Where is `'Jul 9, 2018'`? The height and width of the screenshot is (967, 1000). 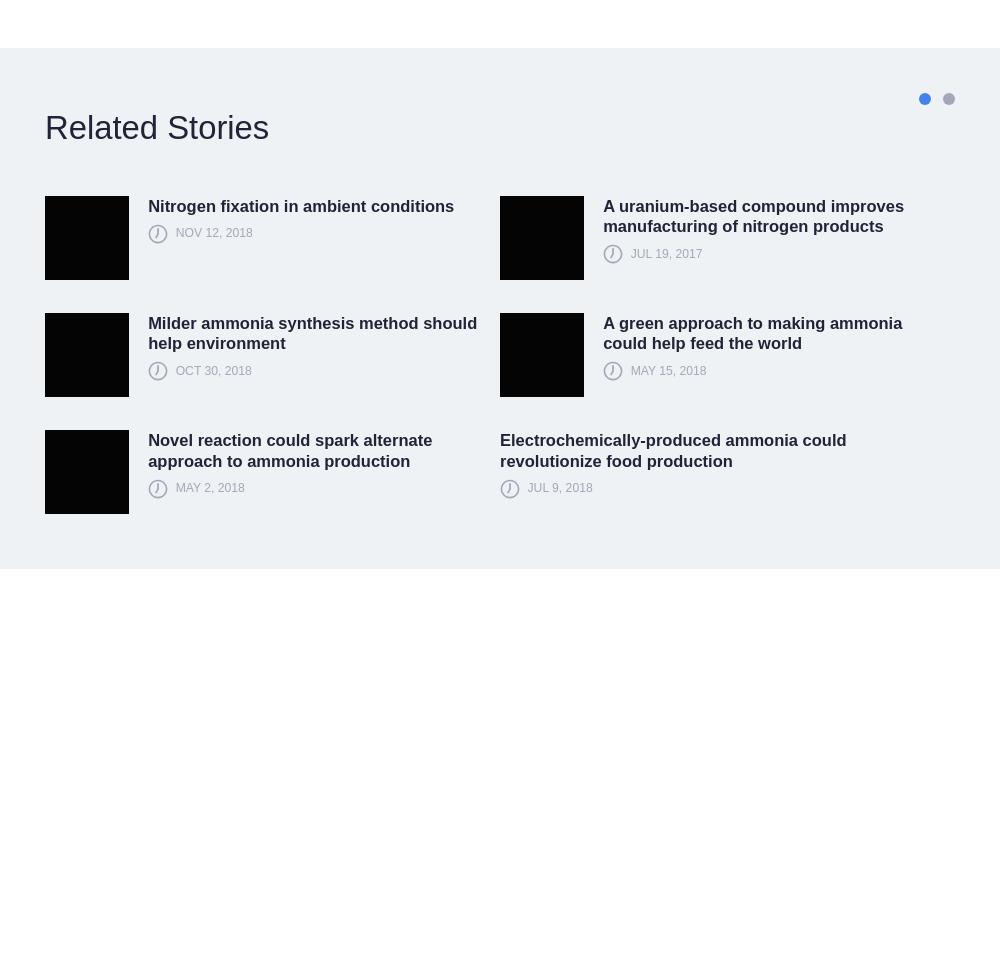 'Jul 9, 2018' is located at coordinates (527, 487).